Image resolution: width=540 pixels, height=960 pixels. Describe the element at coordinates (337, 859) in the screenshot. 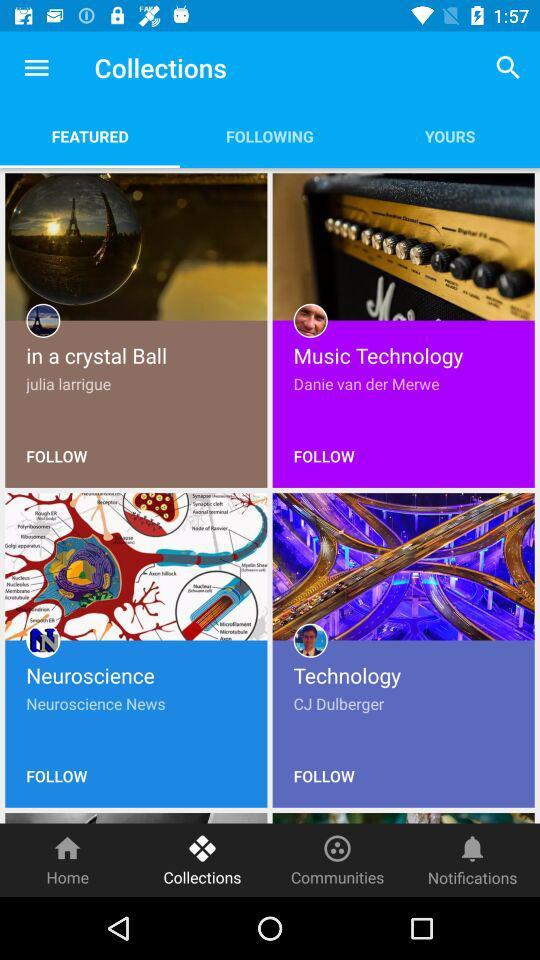

I see `the icon next to the collections` at that location.